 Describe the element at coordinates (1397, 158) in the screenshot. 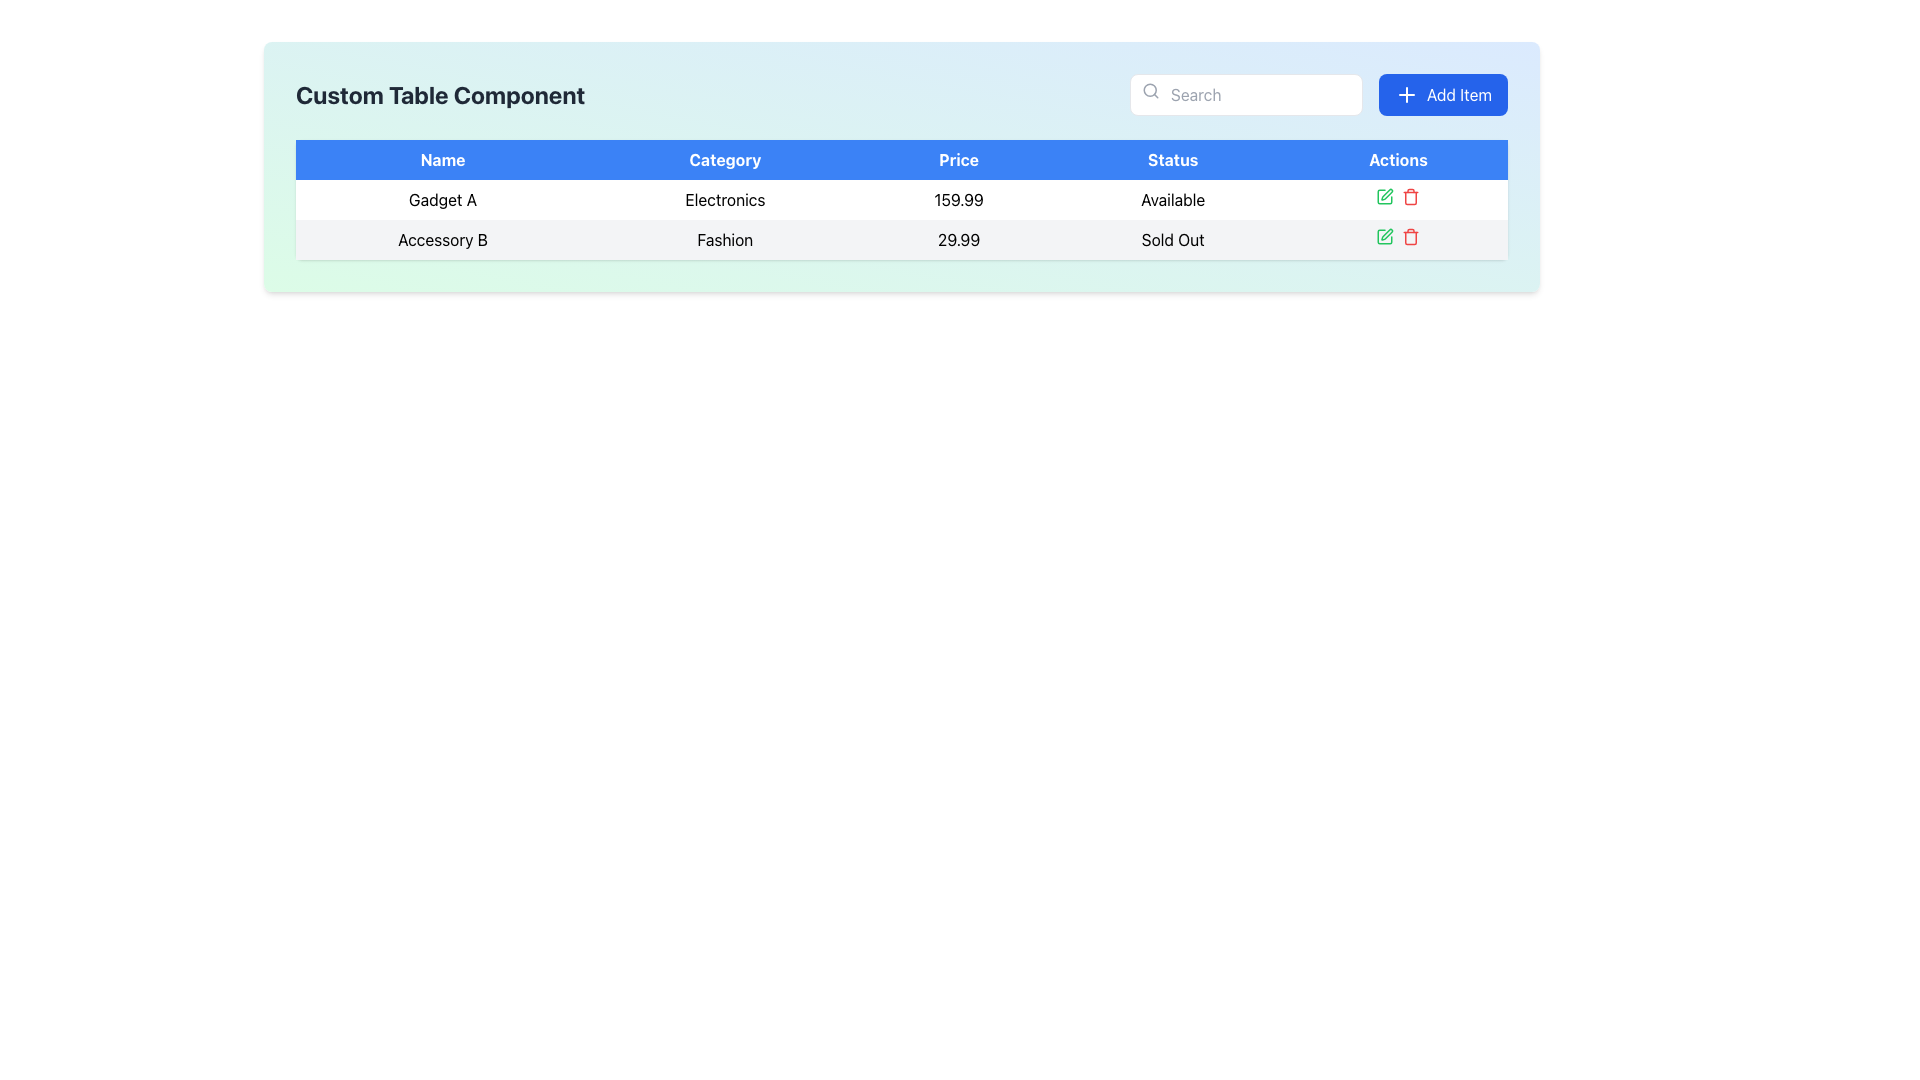

I see `the Table Header Cell labeled 'Actions' which is the fifth column in the header row of a table, rendered in bold white font on a blue background` at that location.